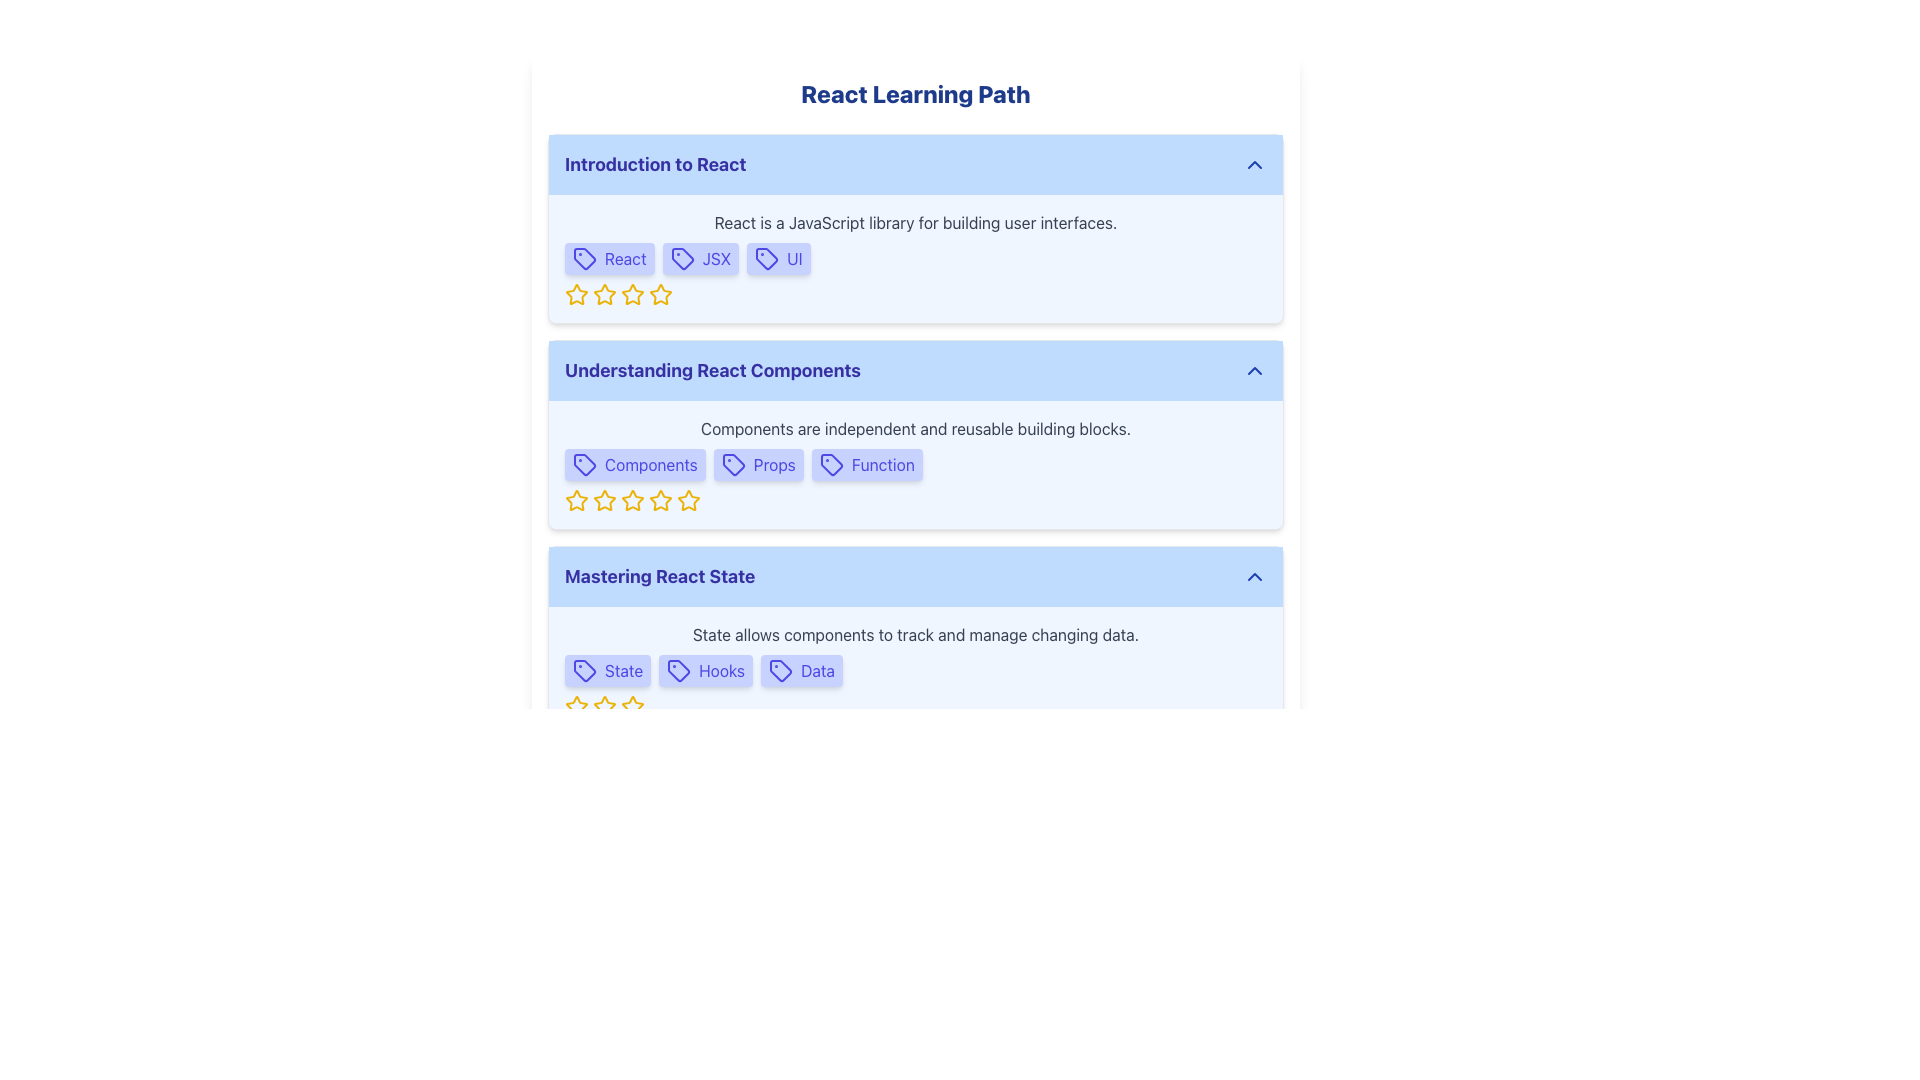 This screenshot has width=1920, height=1080. I want to click on the first hollow star icon with a yellow border under the 'Introduction to React' section to rate the first level, so click(575, 294).